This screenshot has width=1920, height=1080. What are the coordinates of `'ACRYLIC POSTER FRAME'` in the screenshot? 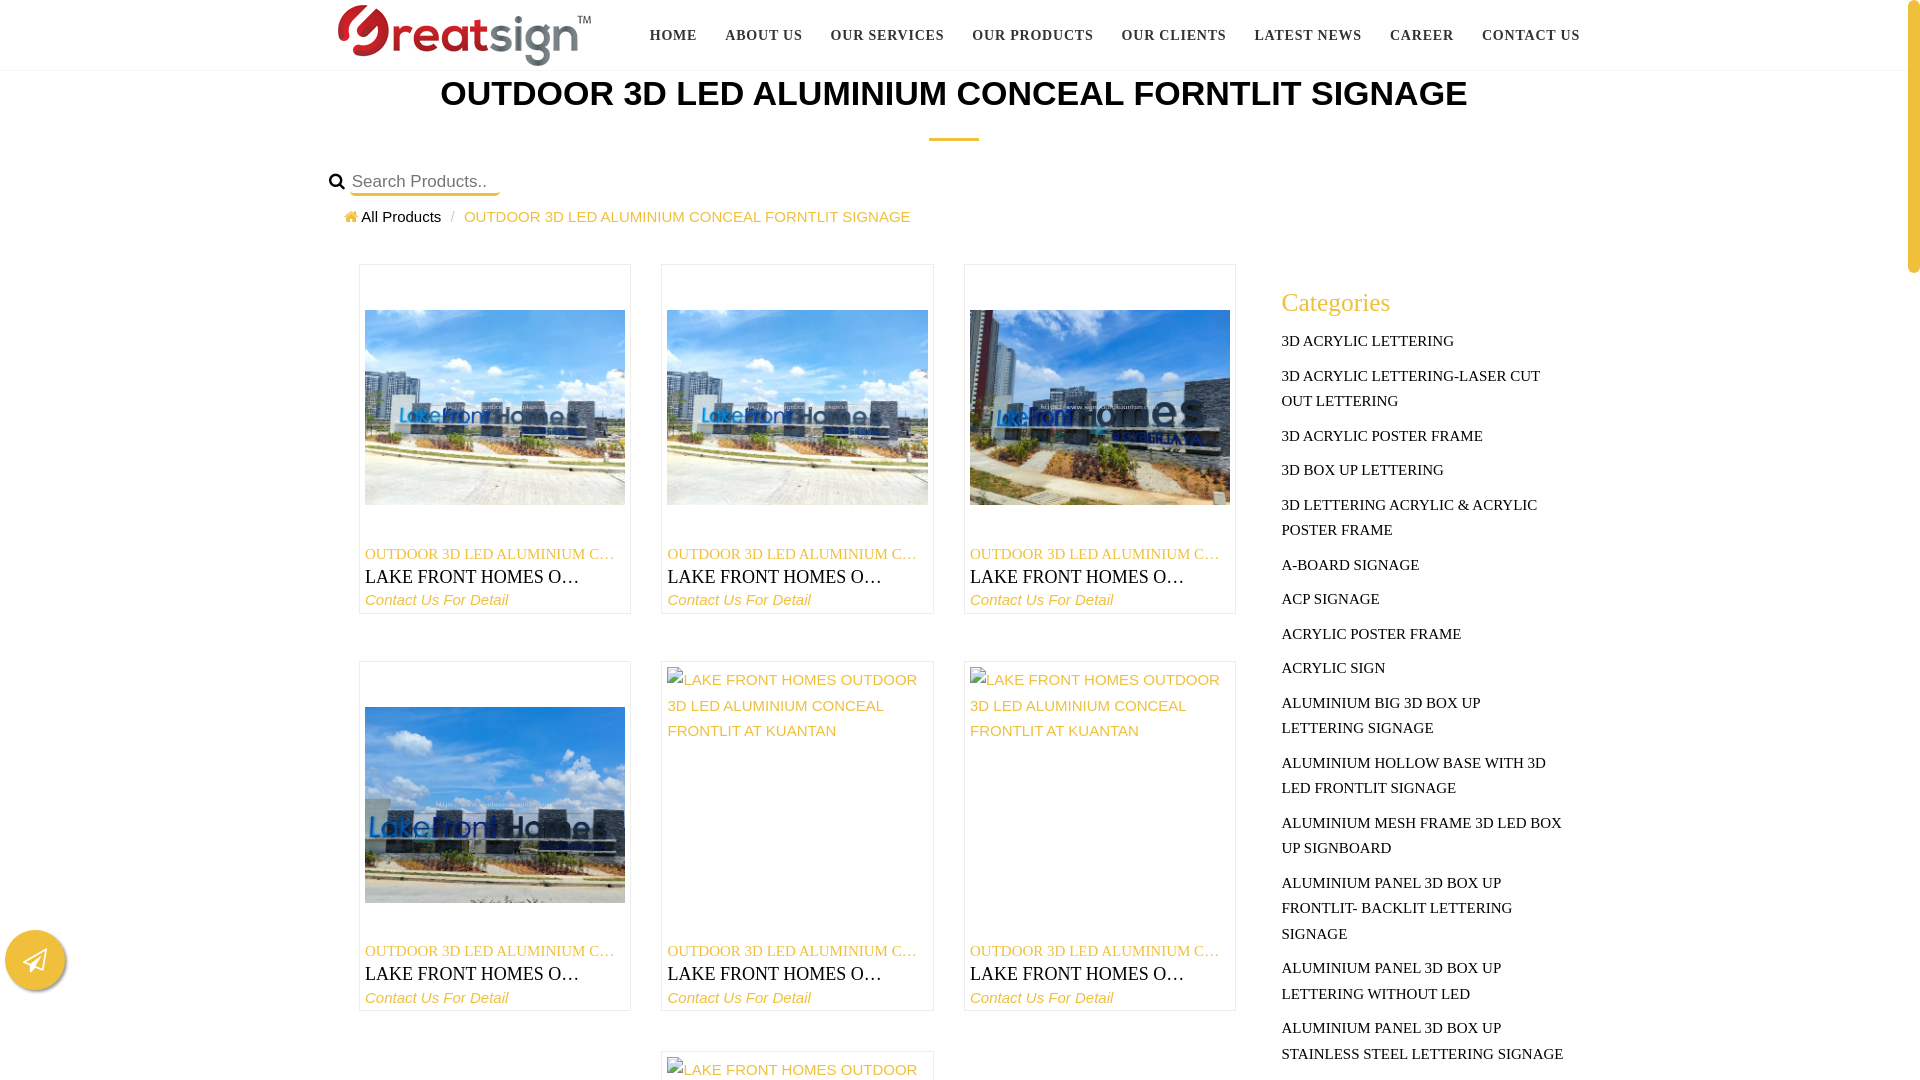 It's located at (1422, 635).